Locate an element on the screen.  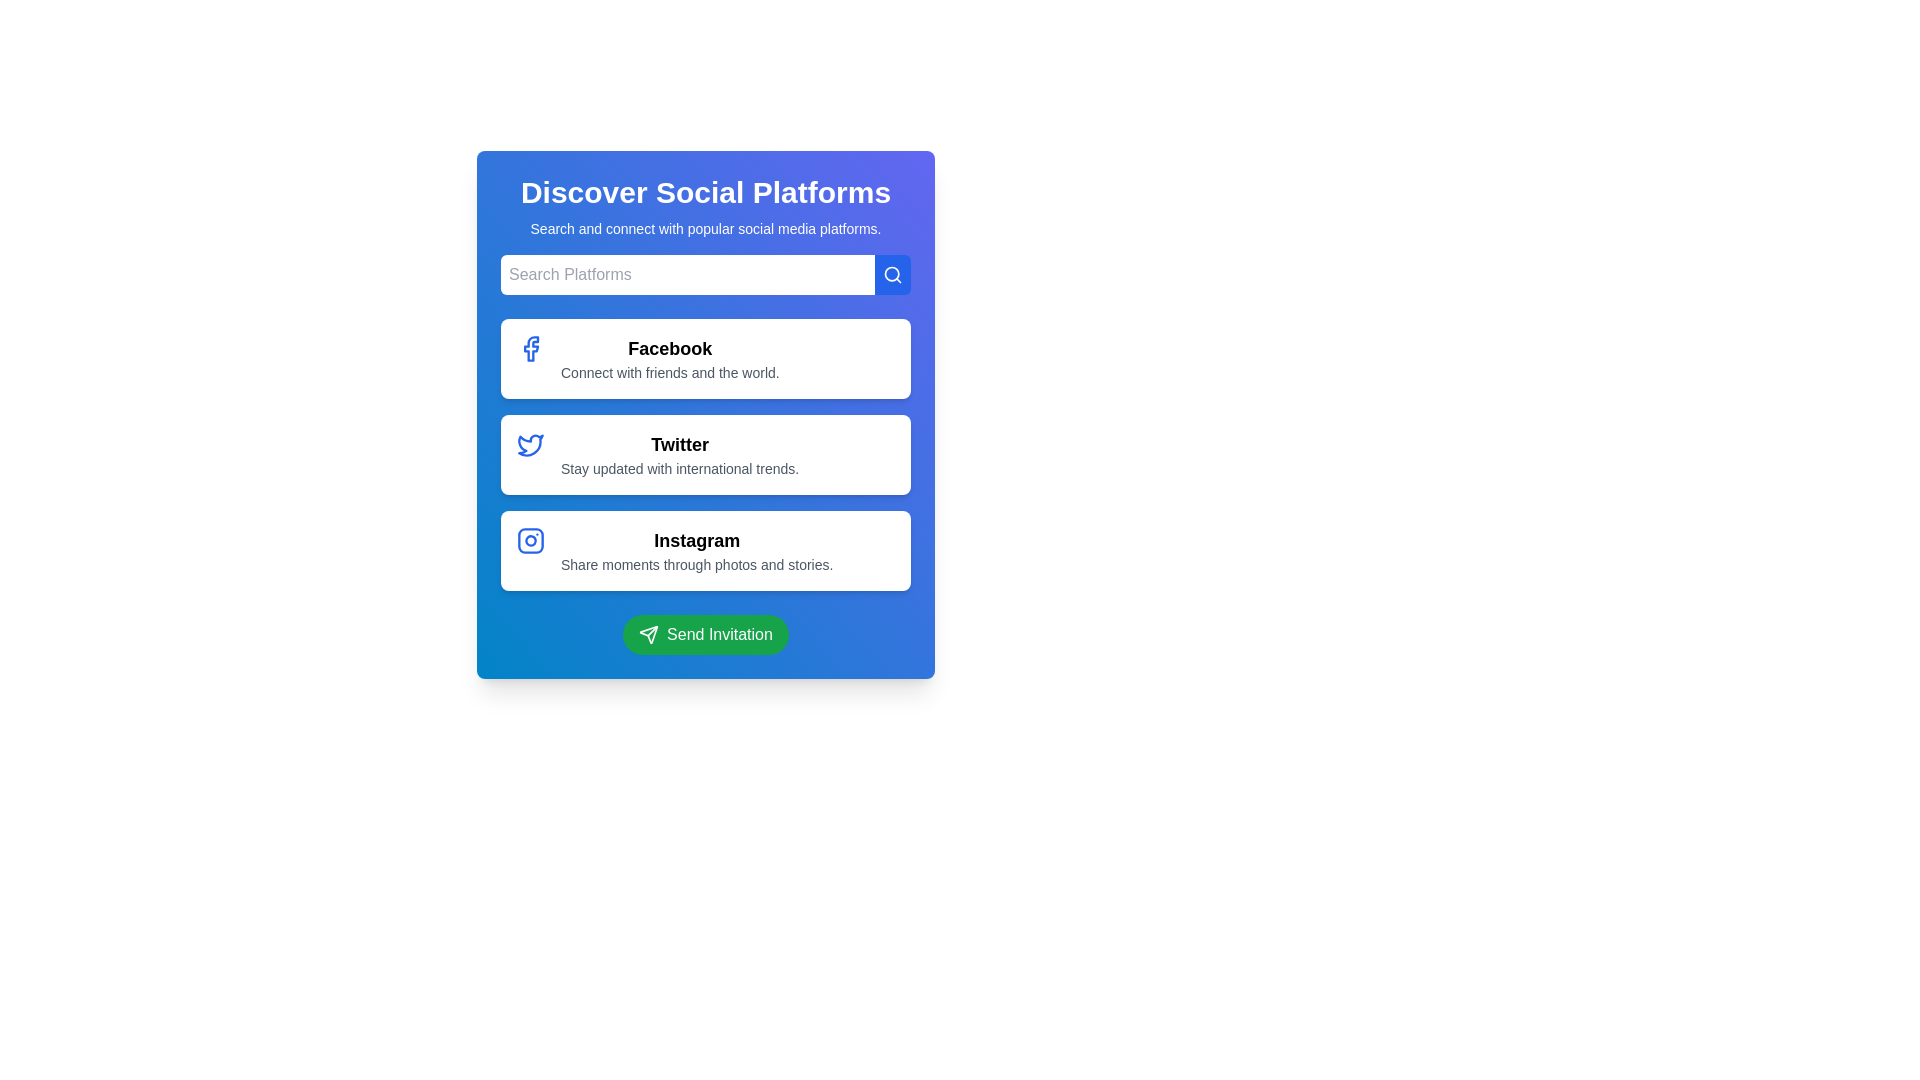
the Twitter descriptive card, which features a white background, a bird icon, and the text 'Twitter' in bold black font at the center top is located at coordinates (705, 414).